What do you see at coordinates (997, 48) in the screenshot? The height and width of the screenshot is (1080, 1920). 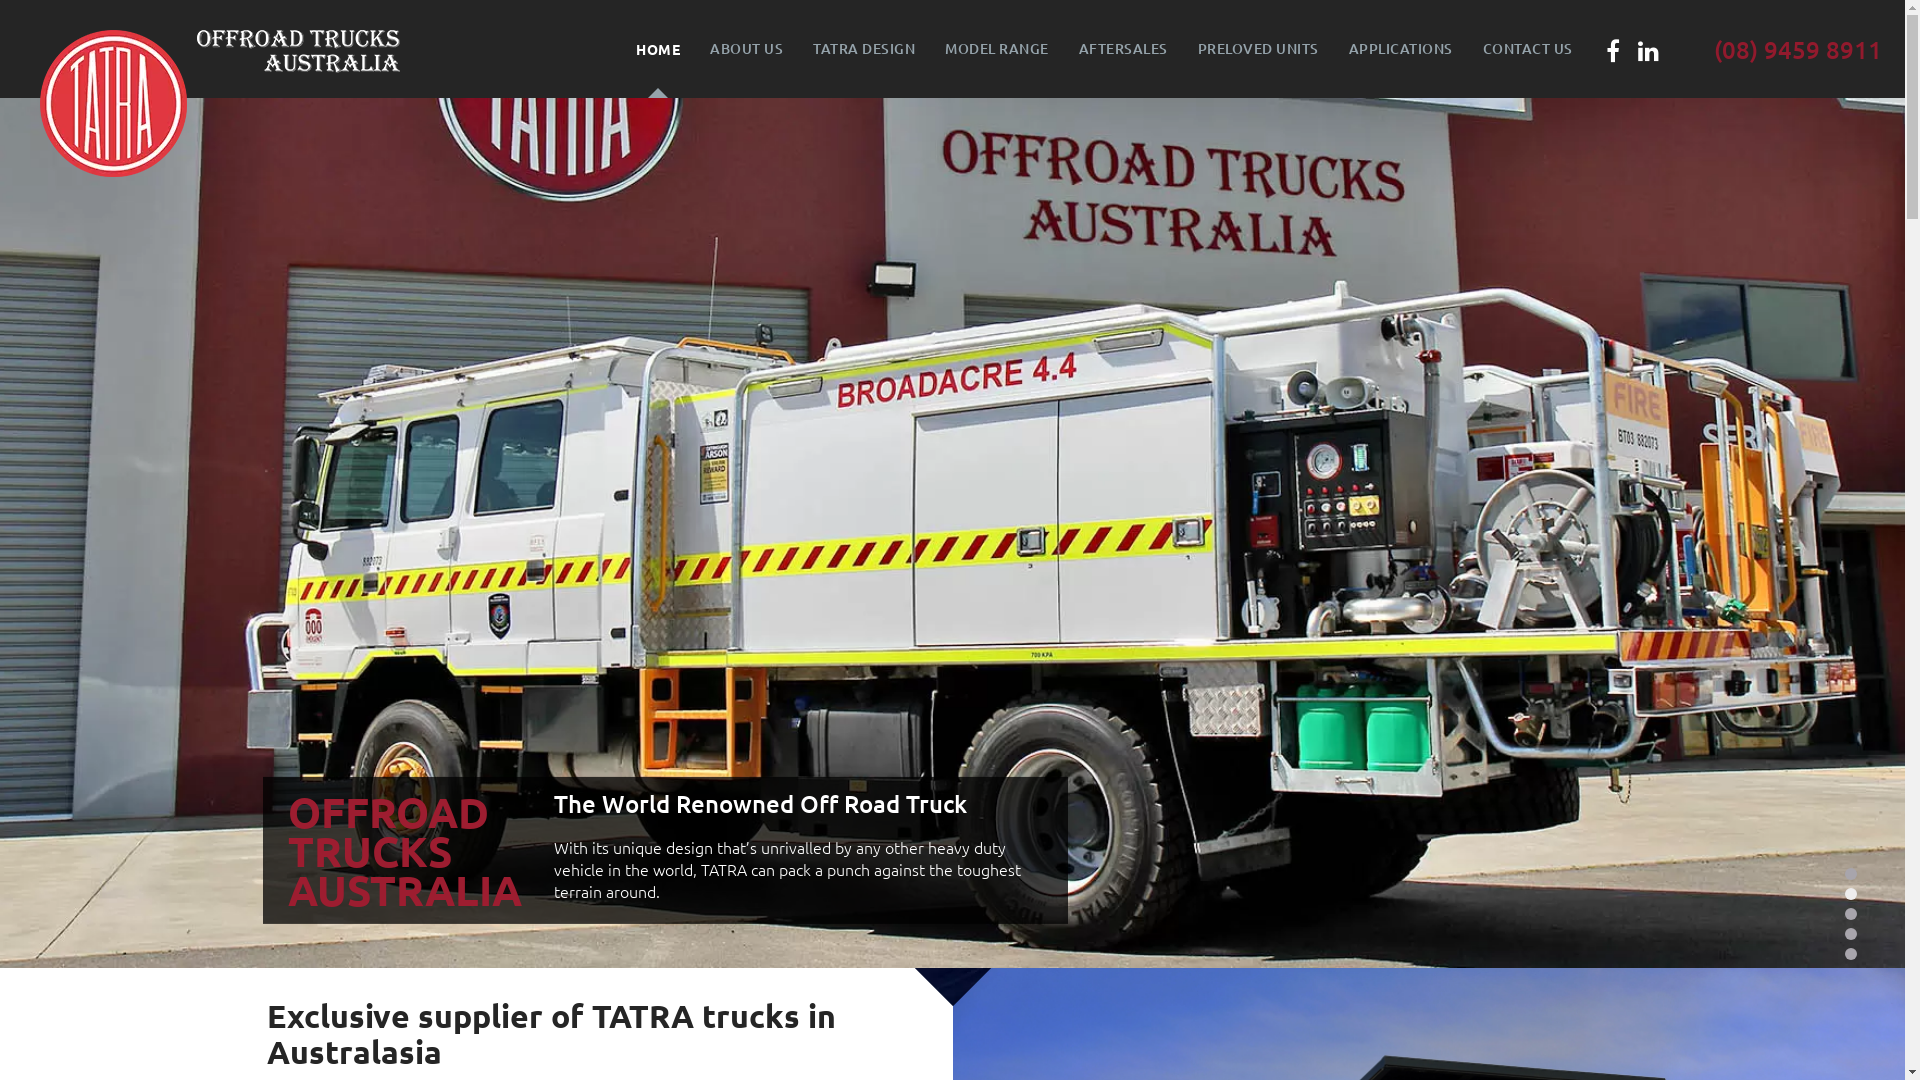 I see `'MODEL RANGE'` at bounding box center [997, 48].